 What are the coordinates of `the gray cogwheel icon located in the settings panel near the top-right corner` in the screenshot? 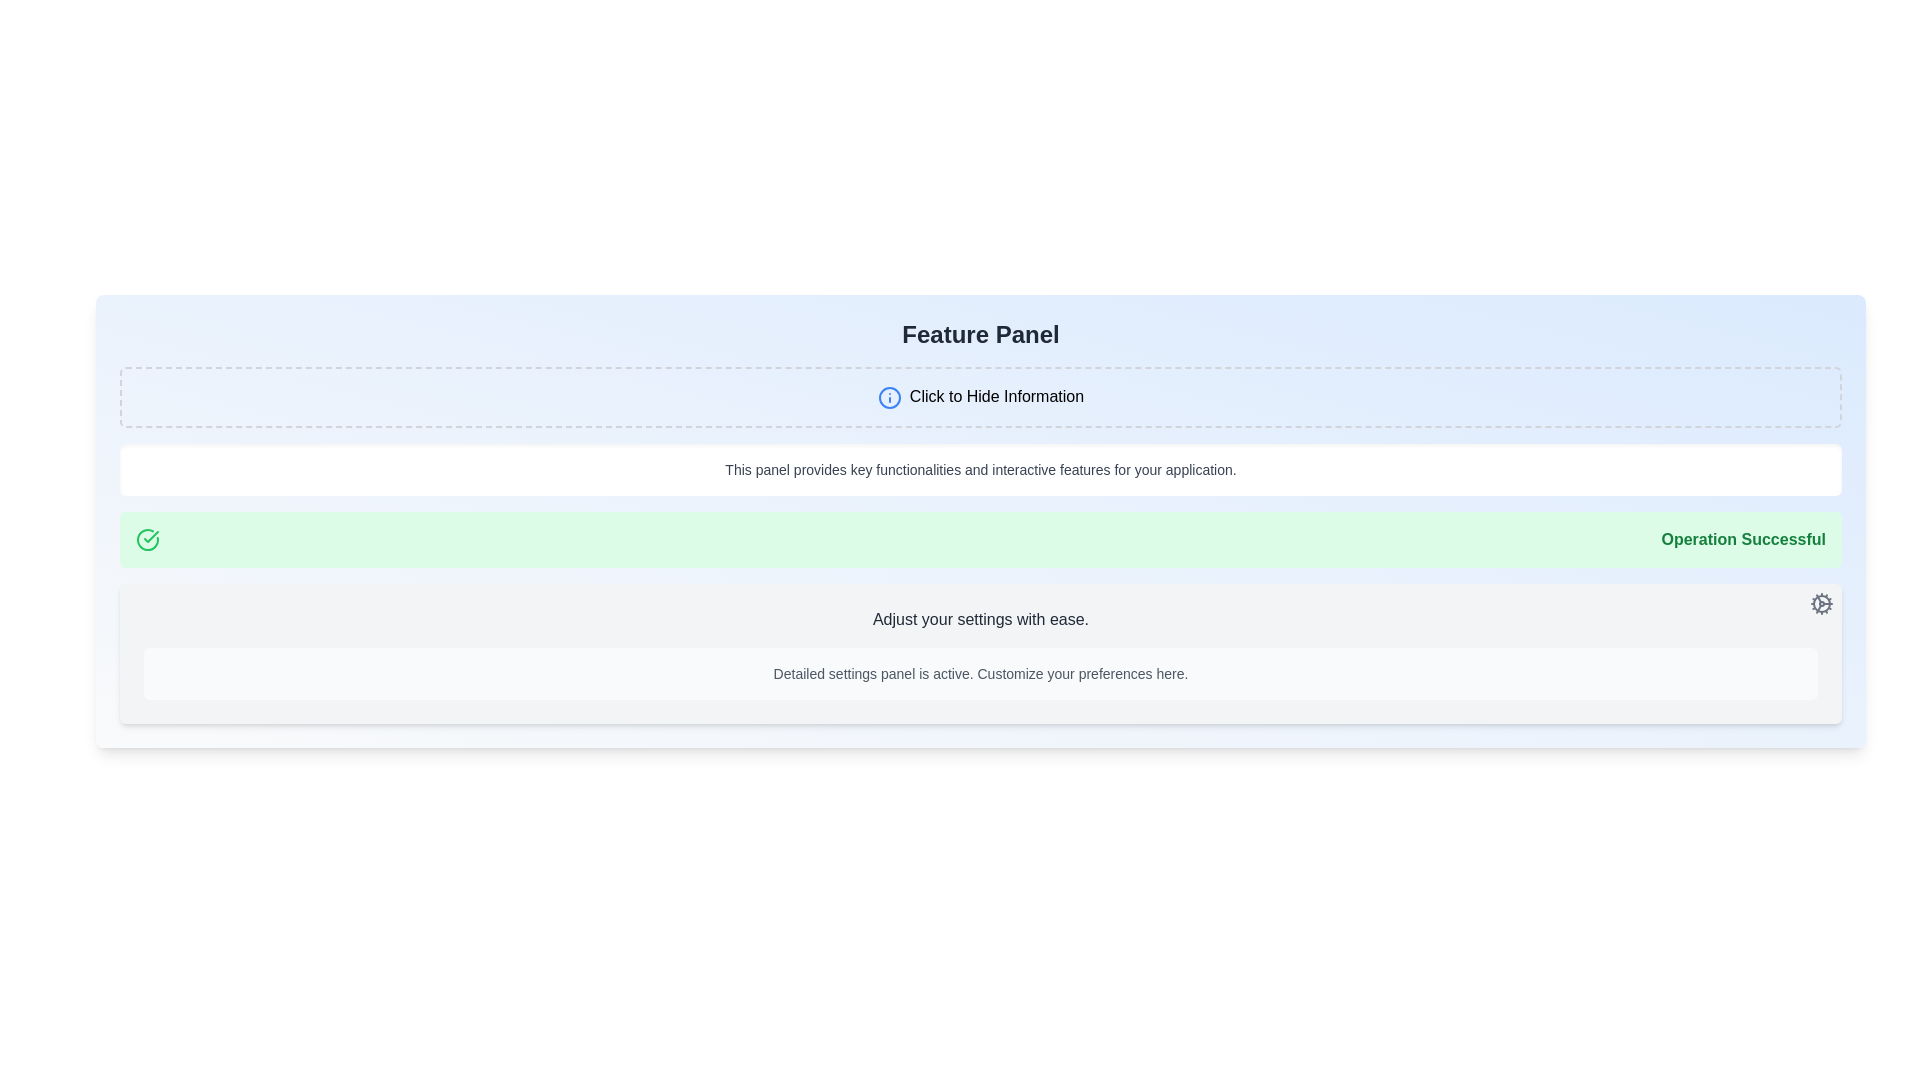 It's located at (1822, 601).